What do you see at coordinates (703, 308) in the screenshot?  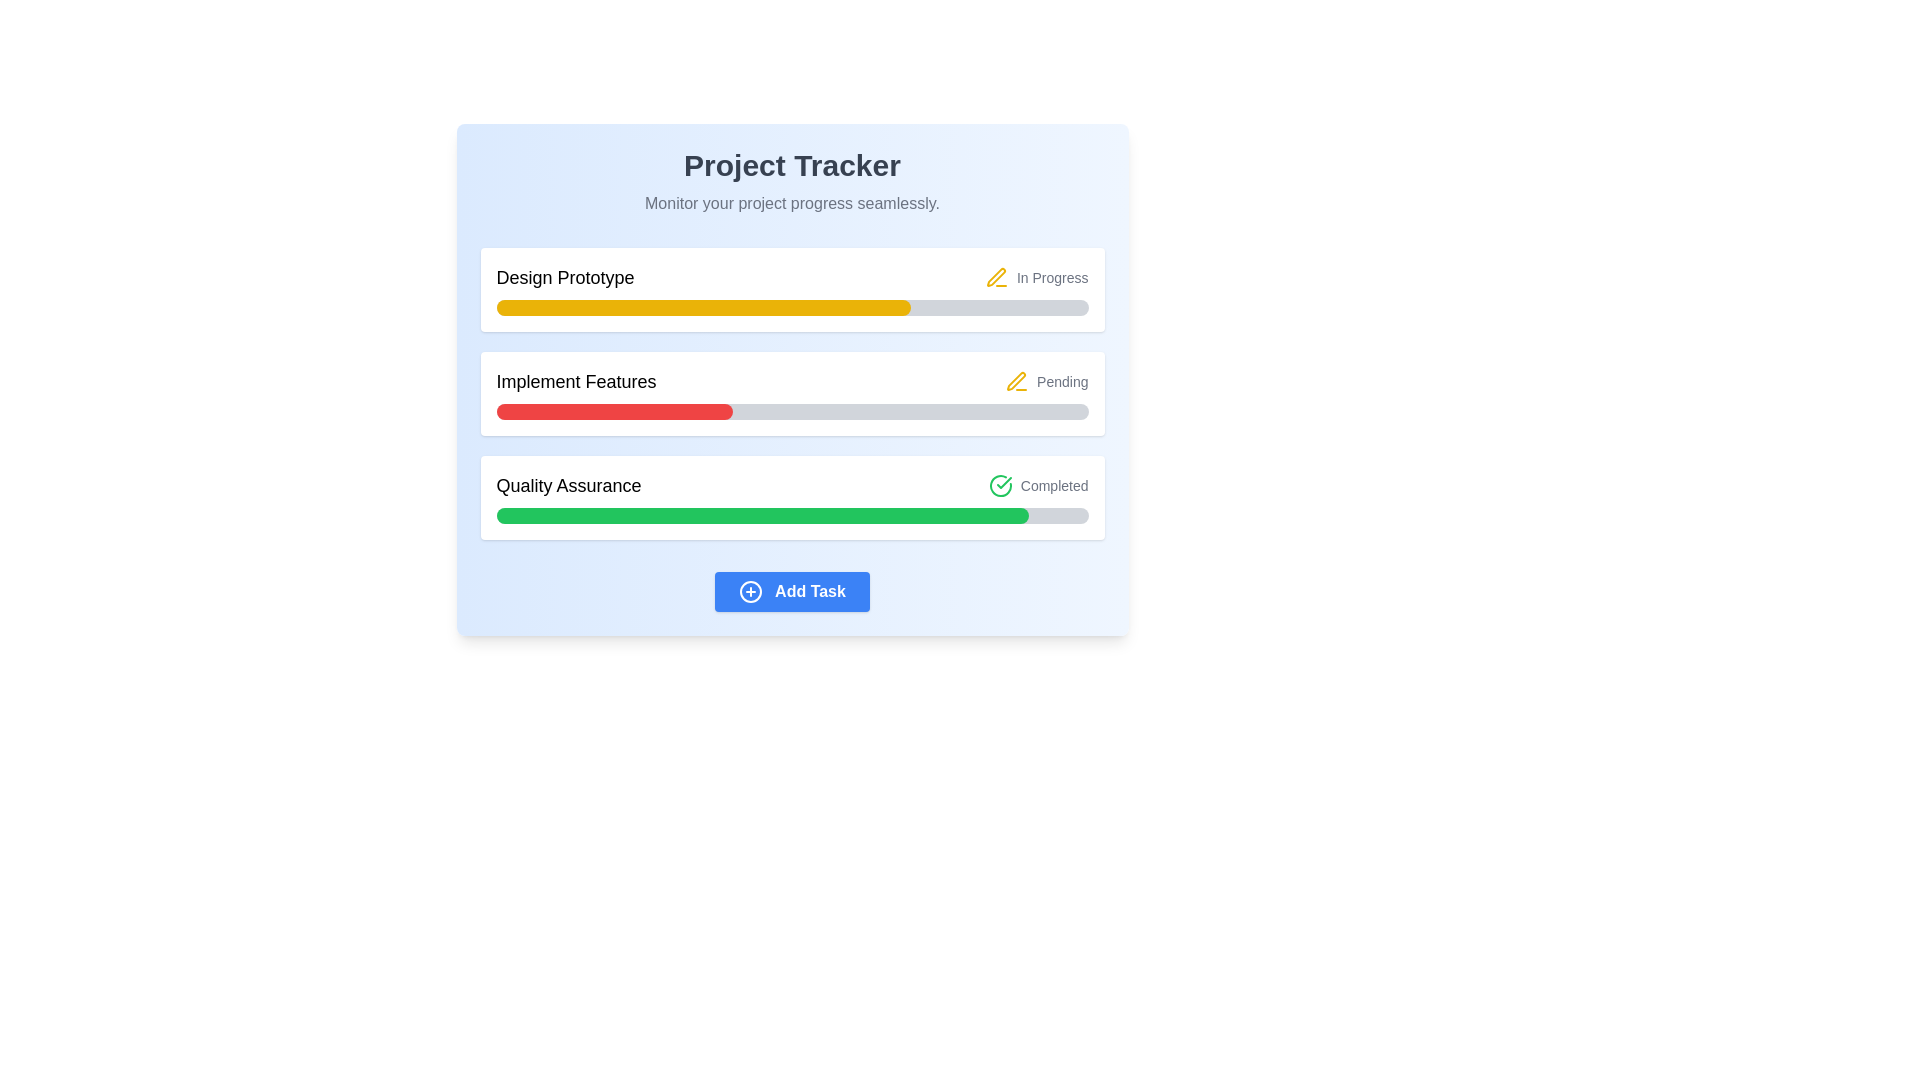 I see `the visual representation of the task progress by interacting with the yellow progress bar segment that is filled to approximately 70% within the 'Design Prototype' task` at bounding box center [703, 308].